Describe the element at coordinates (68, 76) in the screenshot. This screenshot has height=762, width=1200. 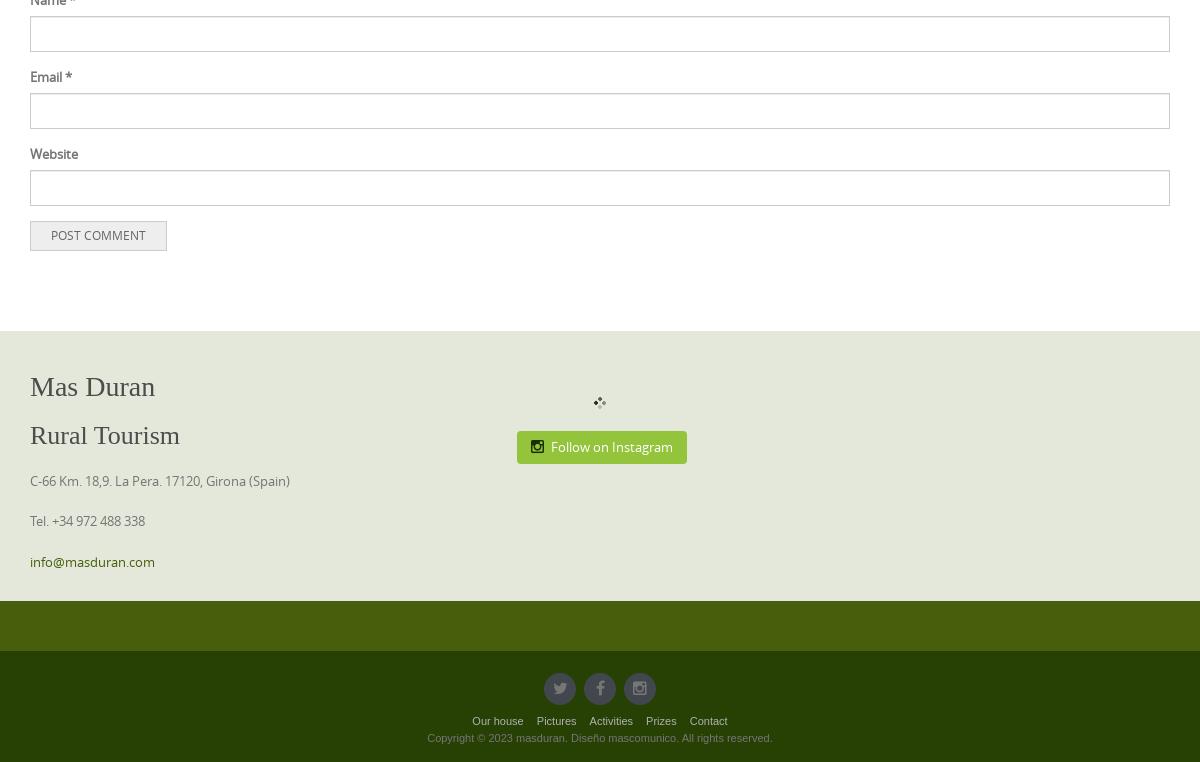
I see `'*'` at that location.